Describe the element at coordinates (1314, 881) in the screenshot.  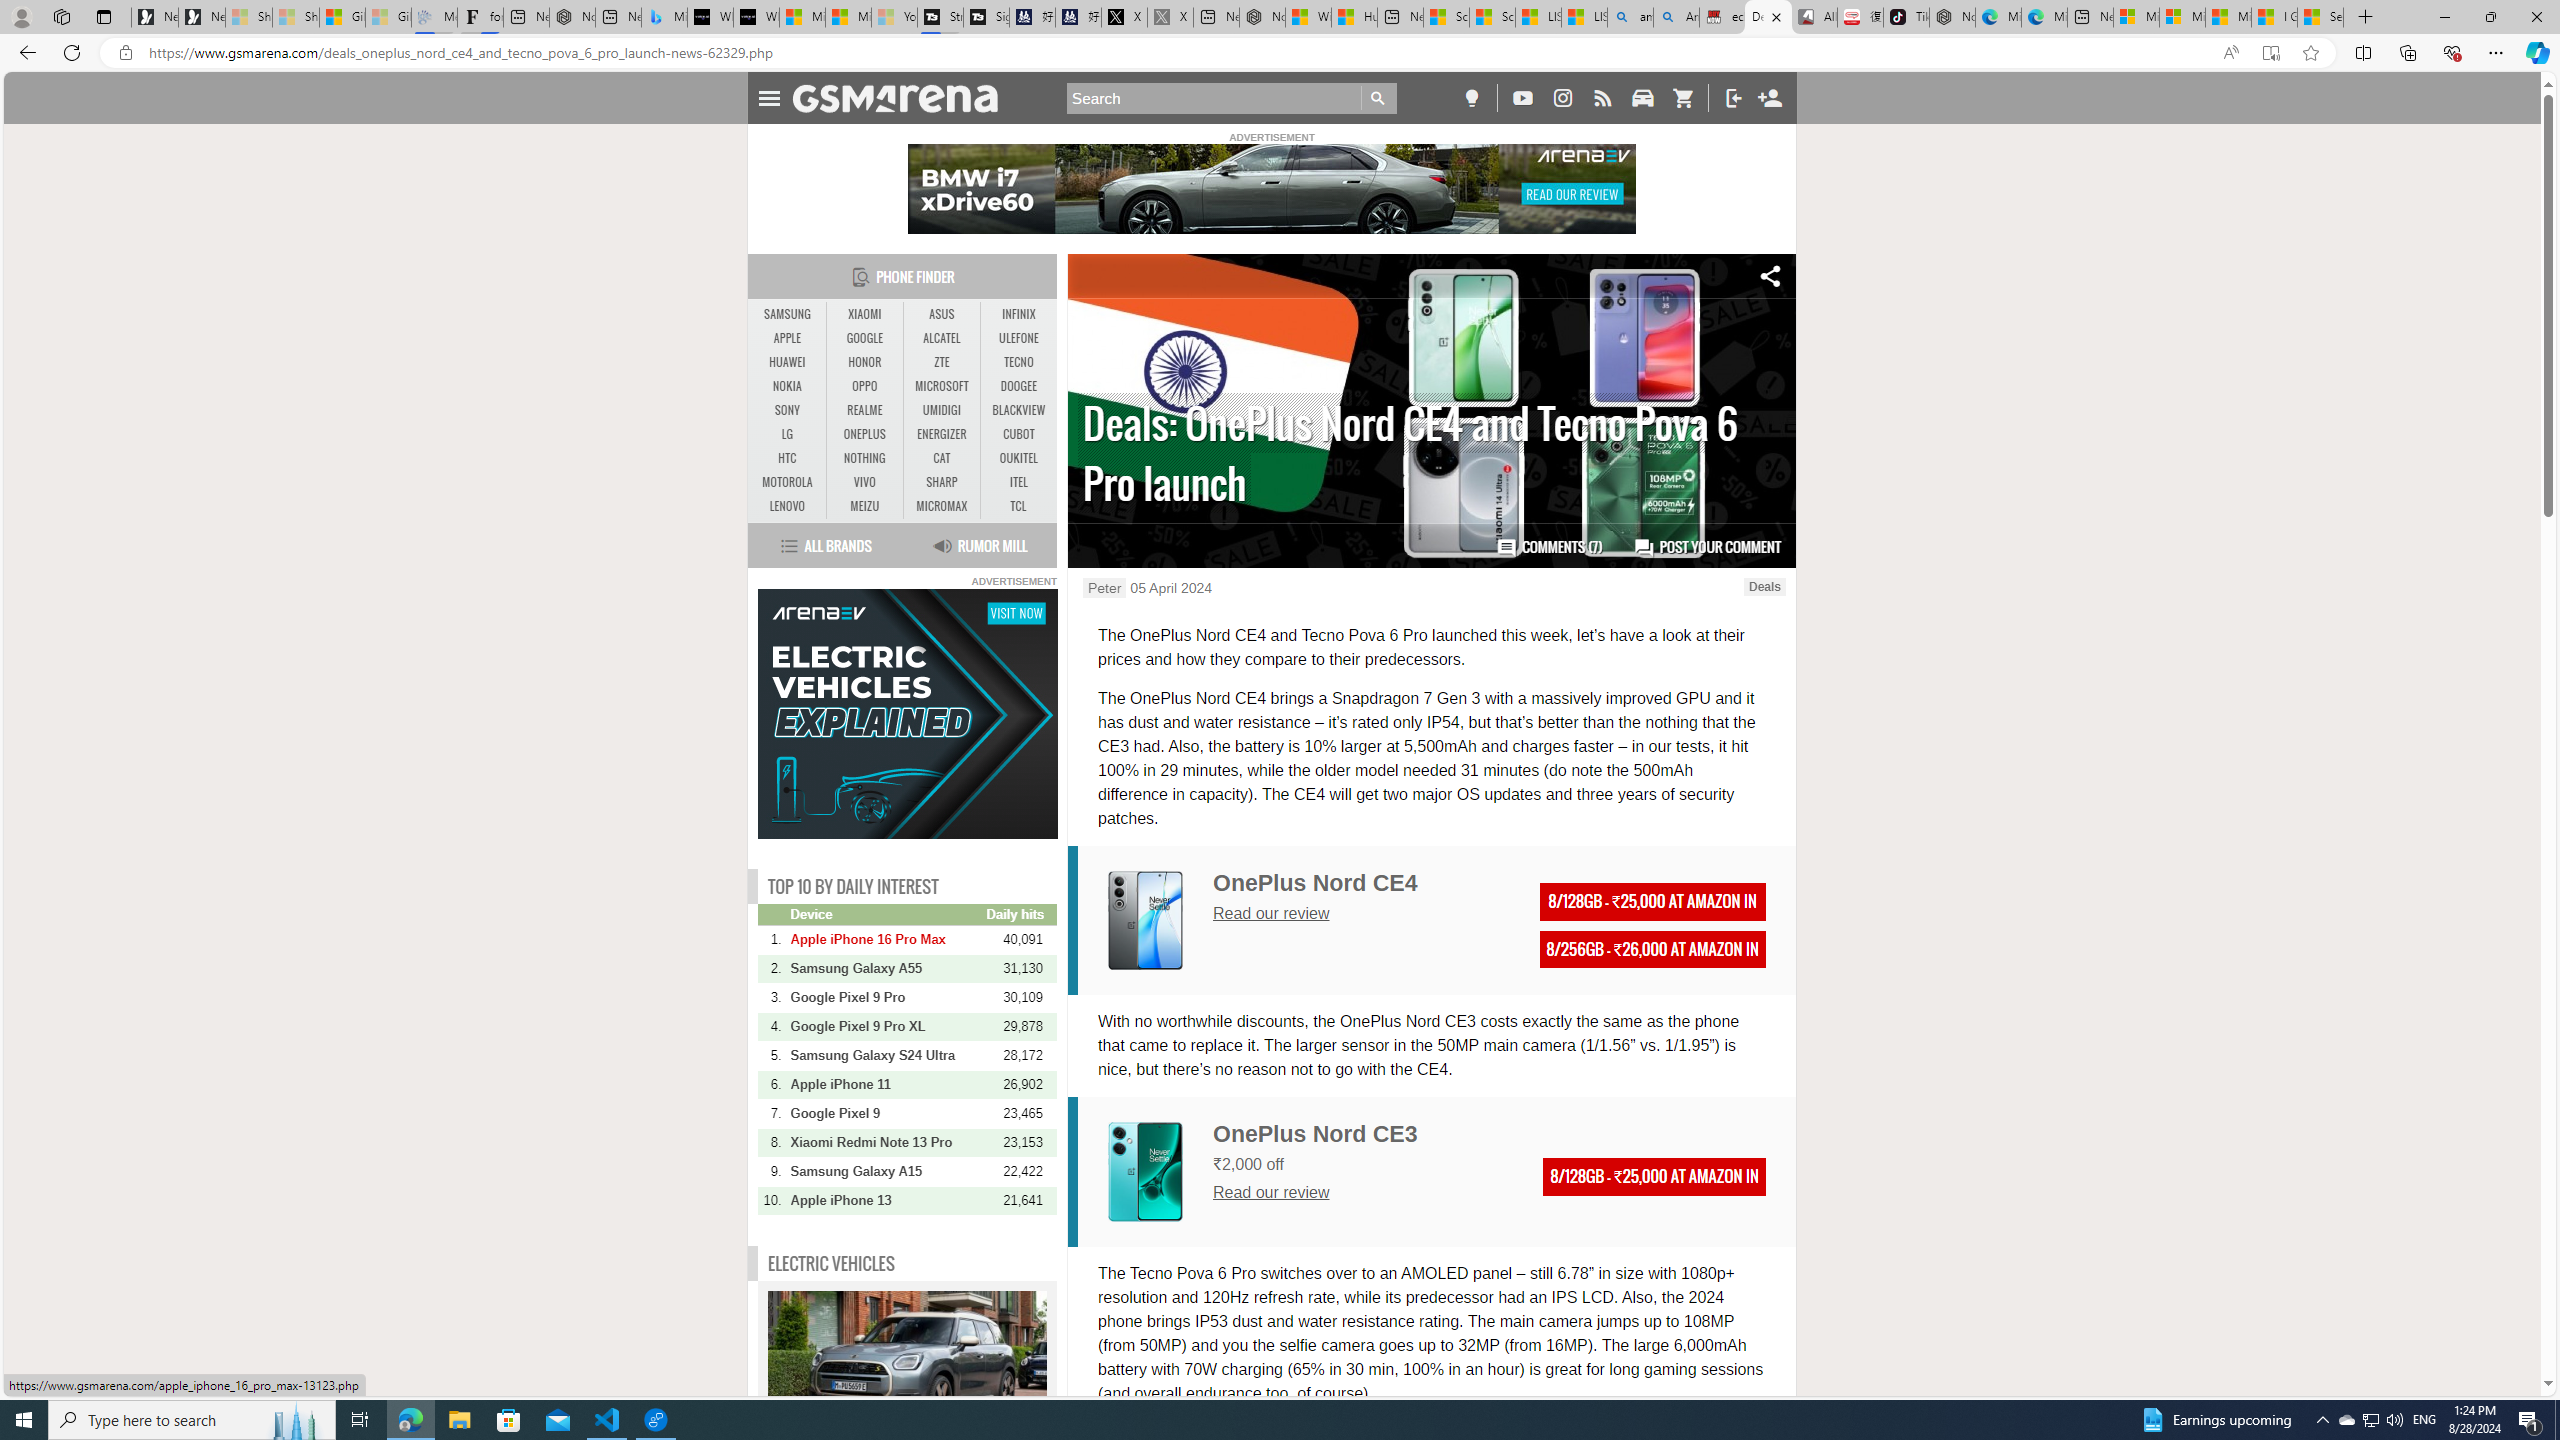
I see `'OnePlus Nord CE4'` at that location.